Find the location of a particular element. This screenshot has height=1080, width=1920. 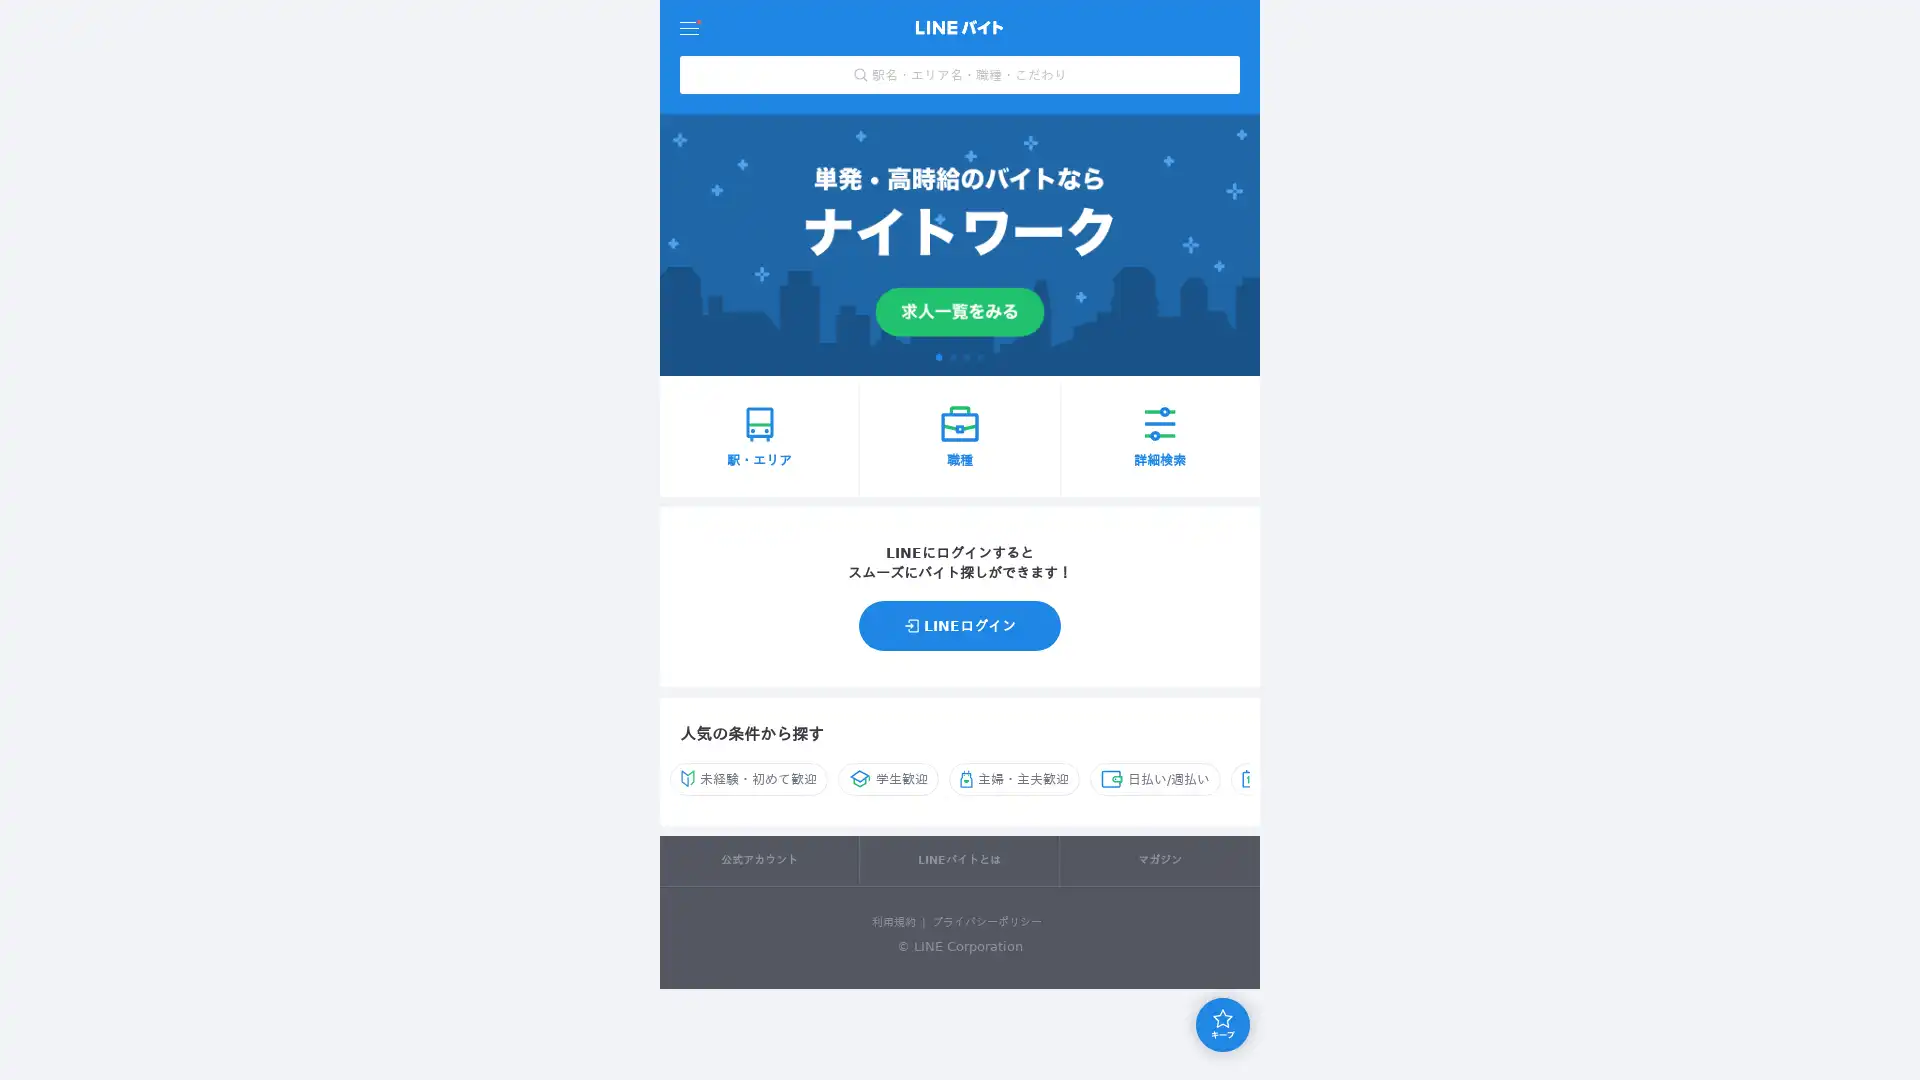

3 is located at coordinates (966, 355).